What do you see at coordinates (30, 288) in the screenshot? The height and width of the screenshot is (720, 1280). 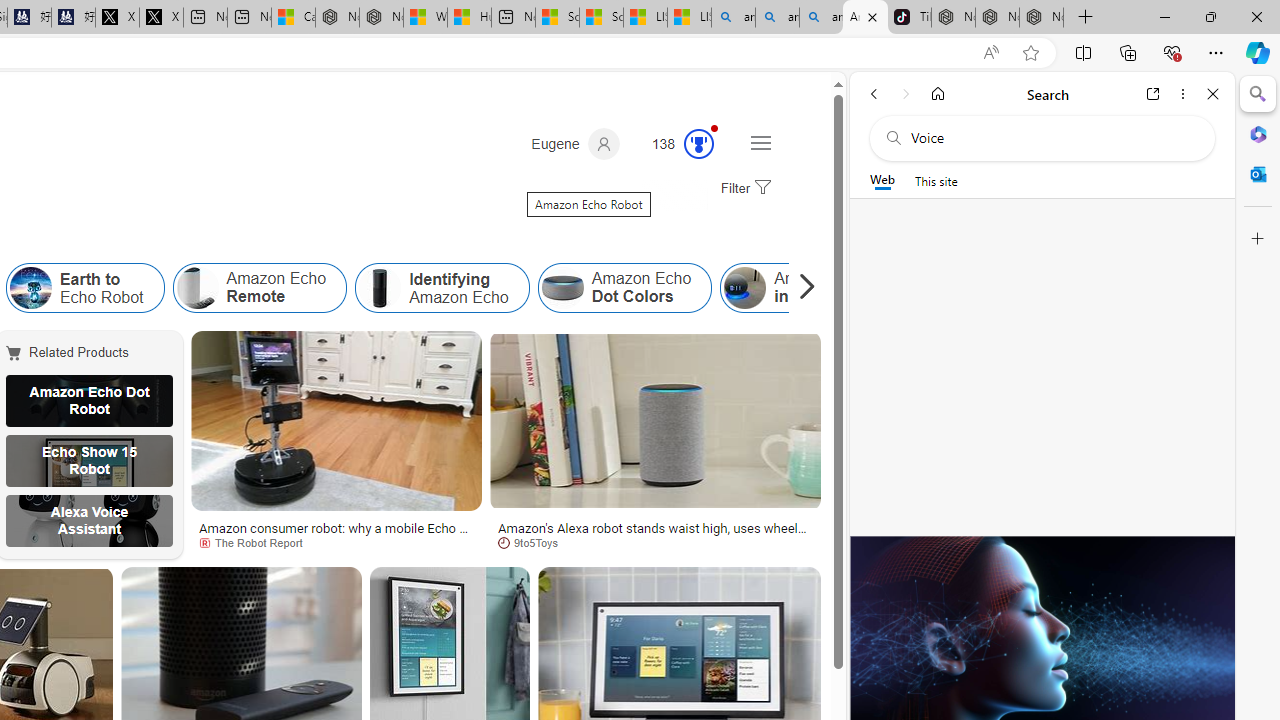 I see `'Earth to Echo Robot'` at bounding box center [30, 288].